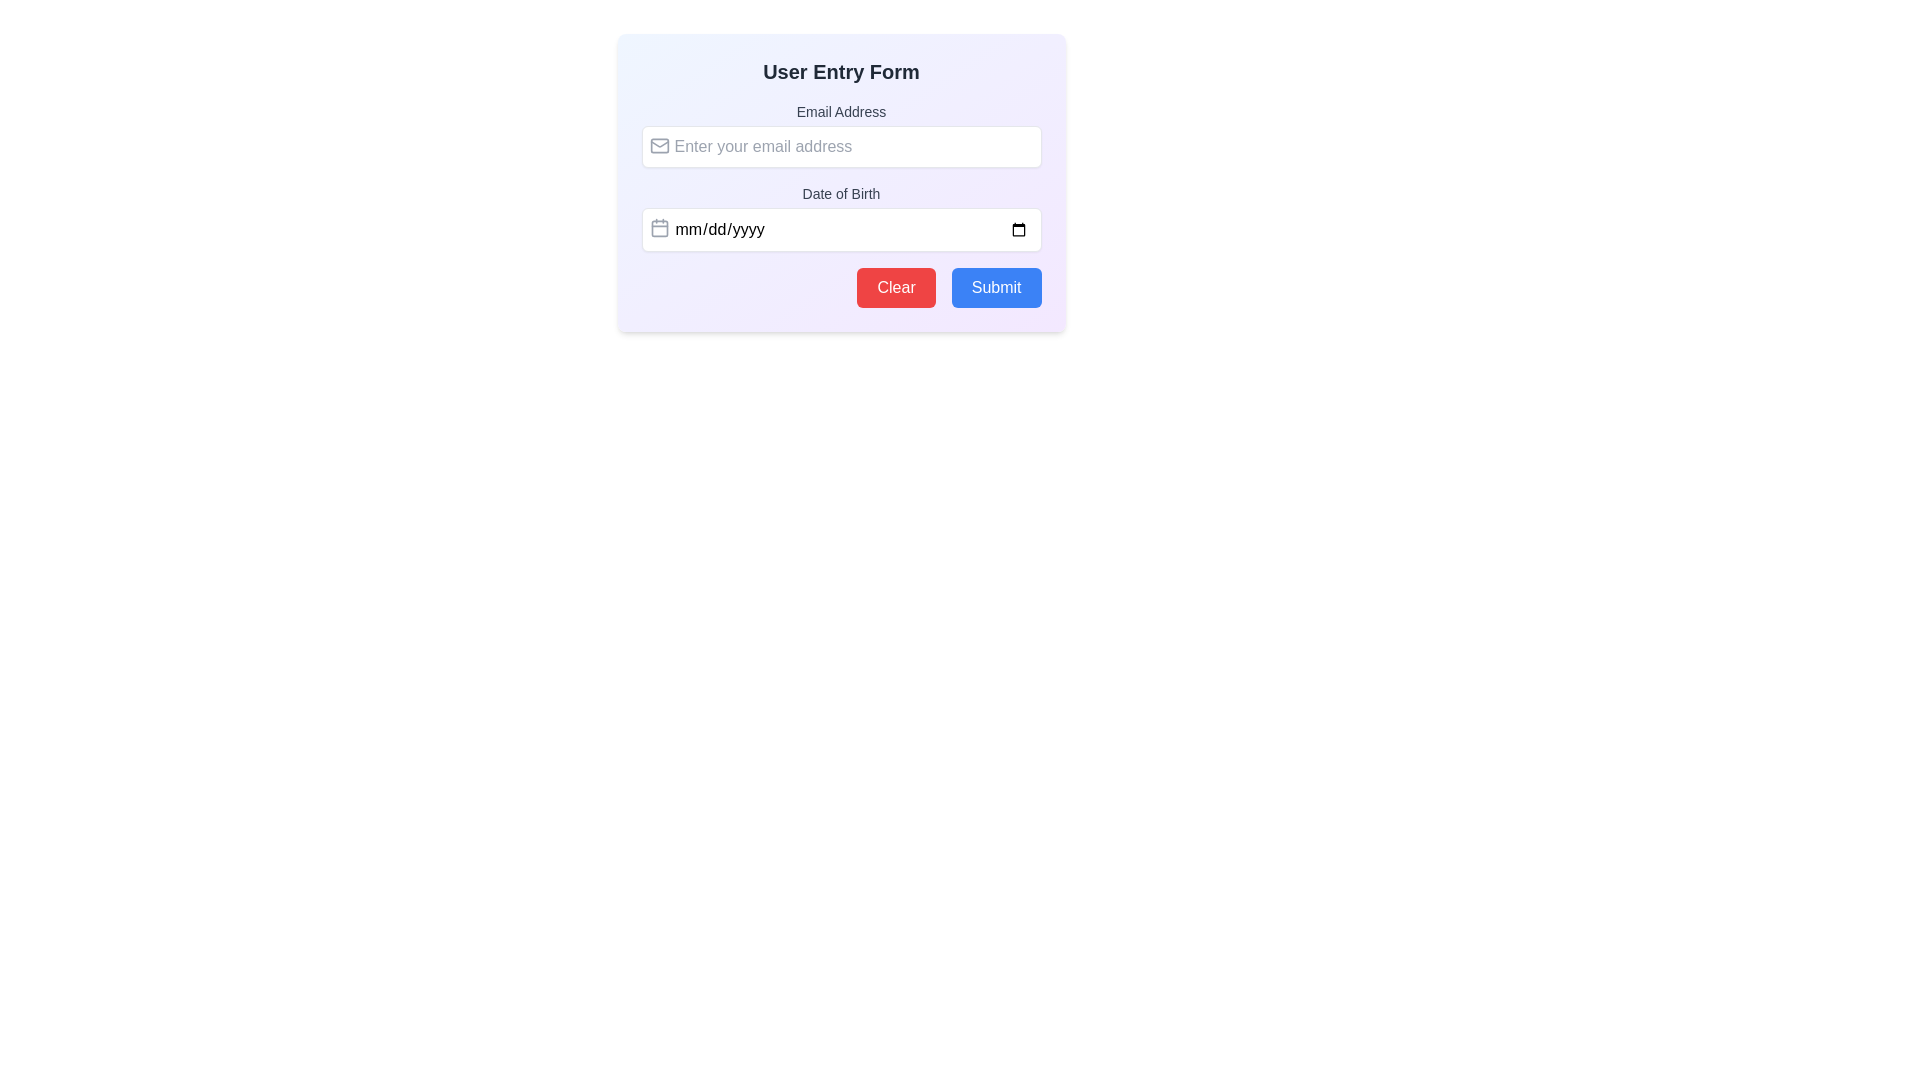  What do you see at coordinates (841, 145) in the screenshot?
I see `the Text Input field for entering an email address located below the 'Email Address' label and above the 'Date of Birth' input field in the 'User Entry Form' interface` at bounding box center [841, 145].